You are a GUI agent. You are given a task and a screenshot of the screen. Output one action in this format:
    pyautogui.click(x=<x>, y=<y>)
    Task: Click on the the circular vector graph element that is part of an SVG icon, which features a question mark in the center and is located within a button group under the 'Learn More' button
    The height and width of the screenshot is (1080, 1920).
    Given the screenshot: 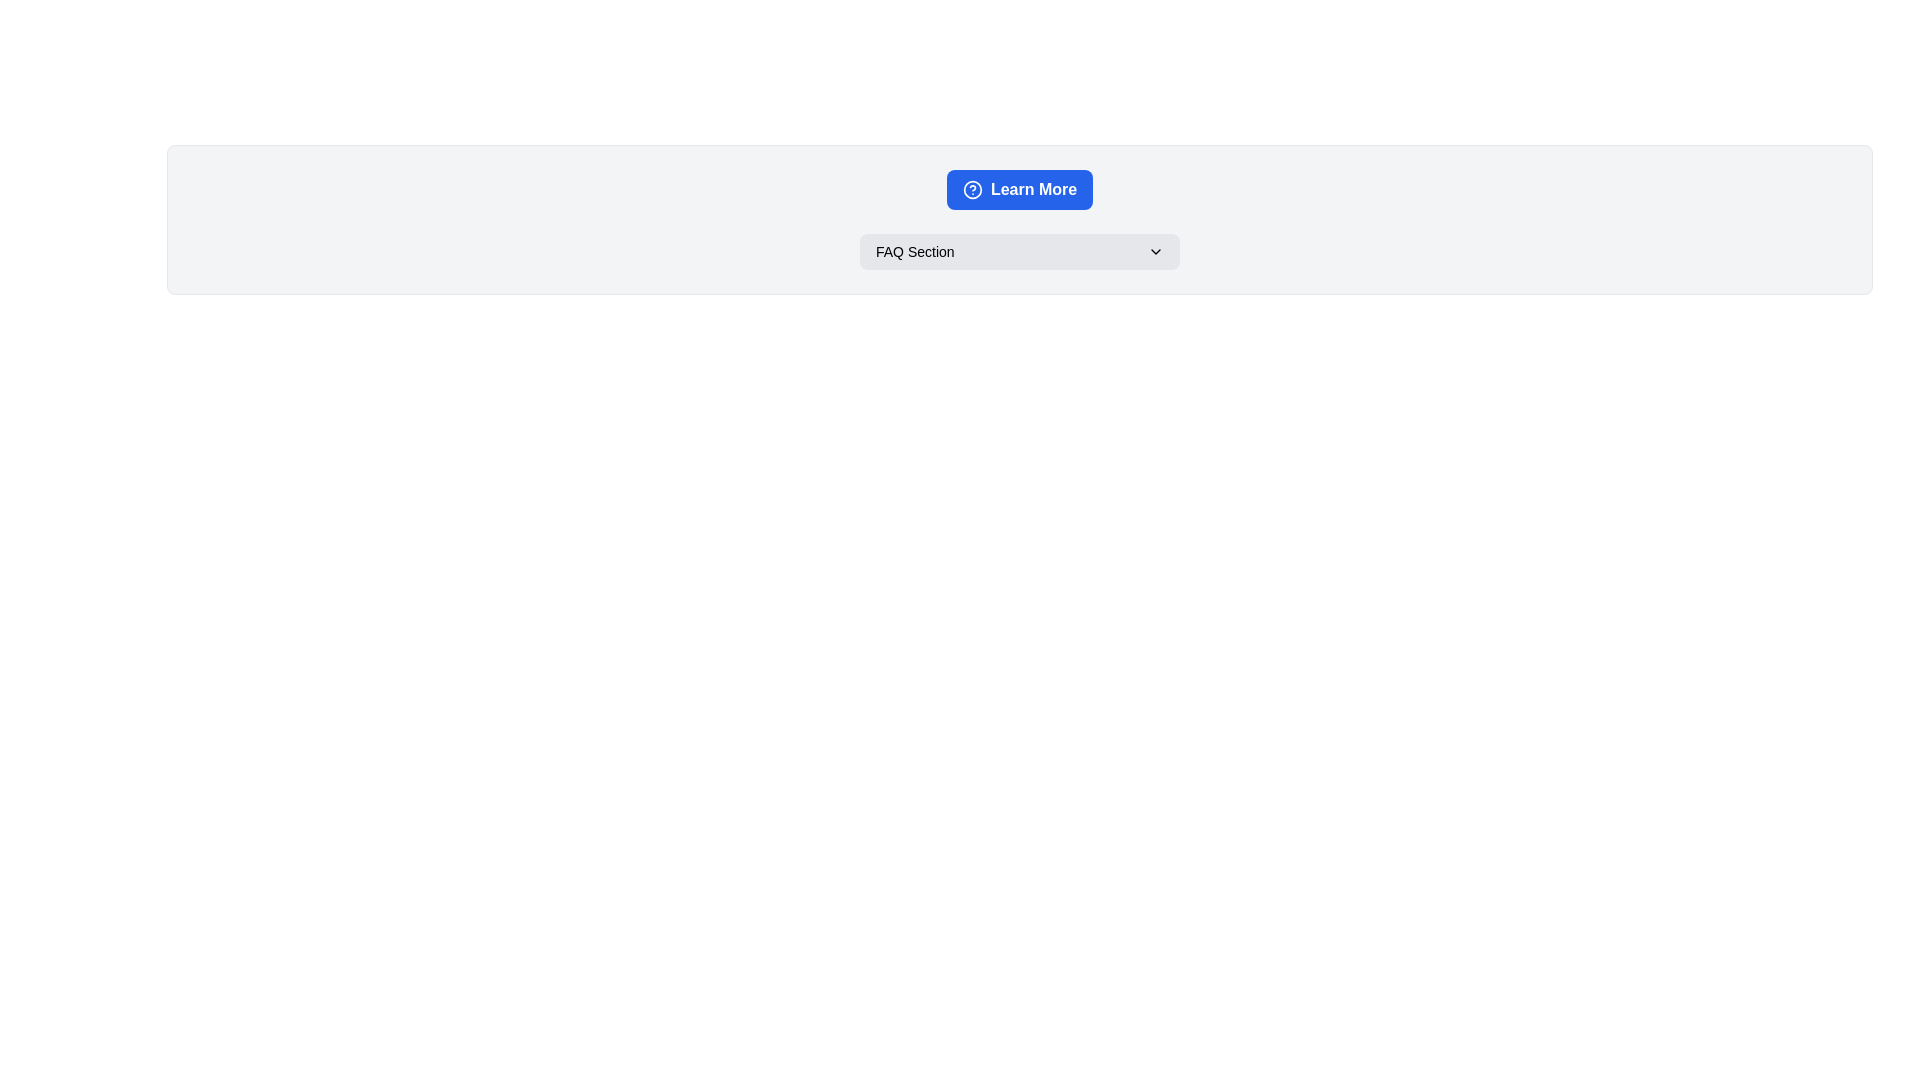 What is the action you would take?
    pyautogui.click(x=972, y=189)
    